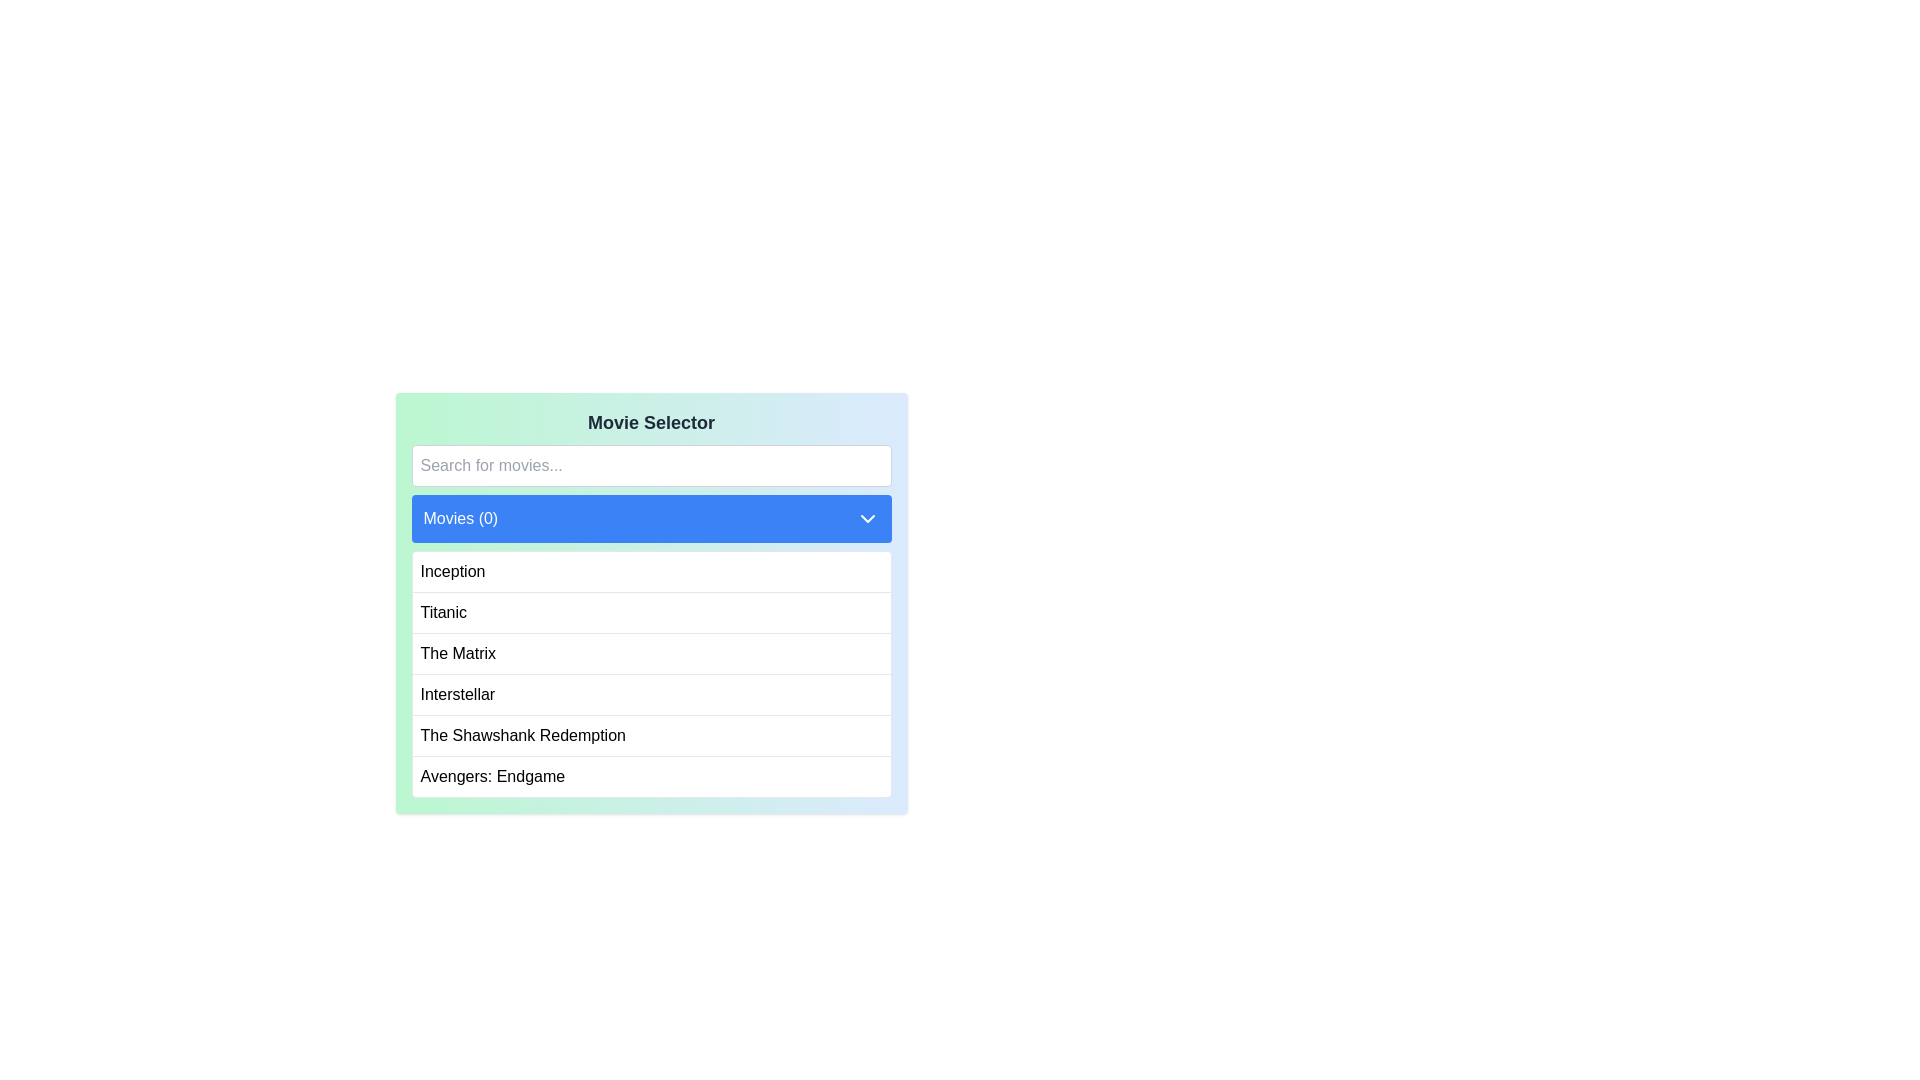  Describe the element at coordinates (451, 571) in the screenshot. I see `the text 'Inception'` at that location.